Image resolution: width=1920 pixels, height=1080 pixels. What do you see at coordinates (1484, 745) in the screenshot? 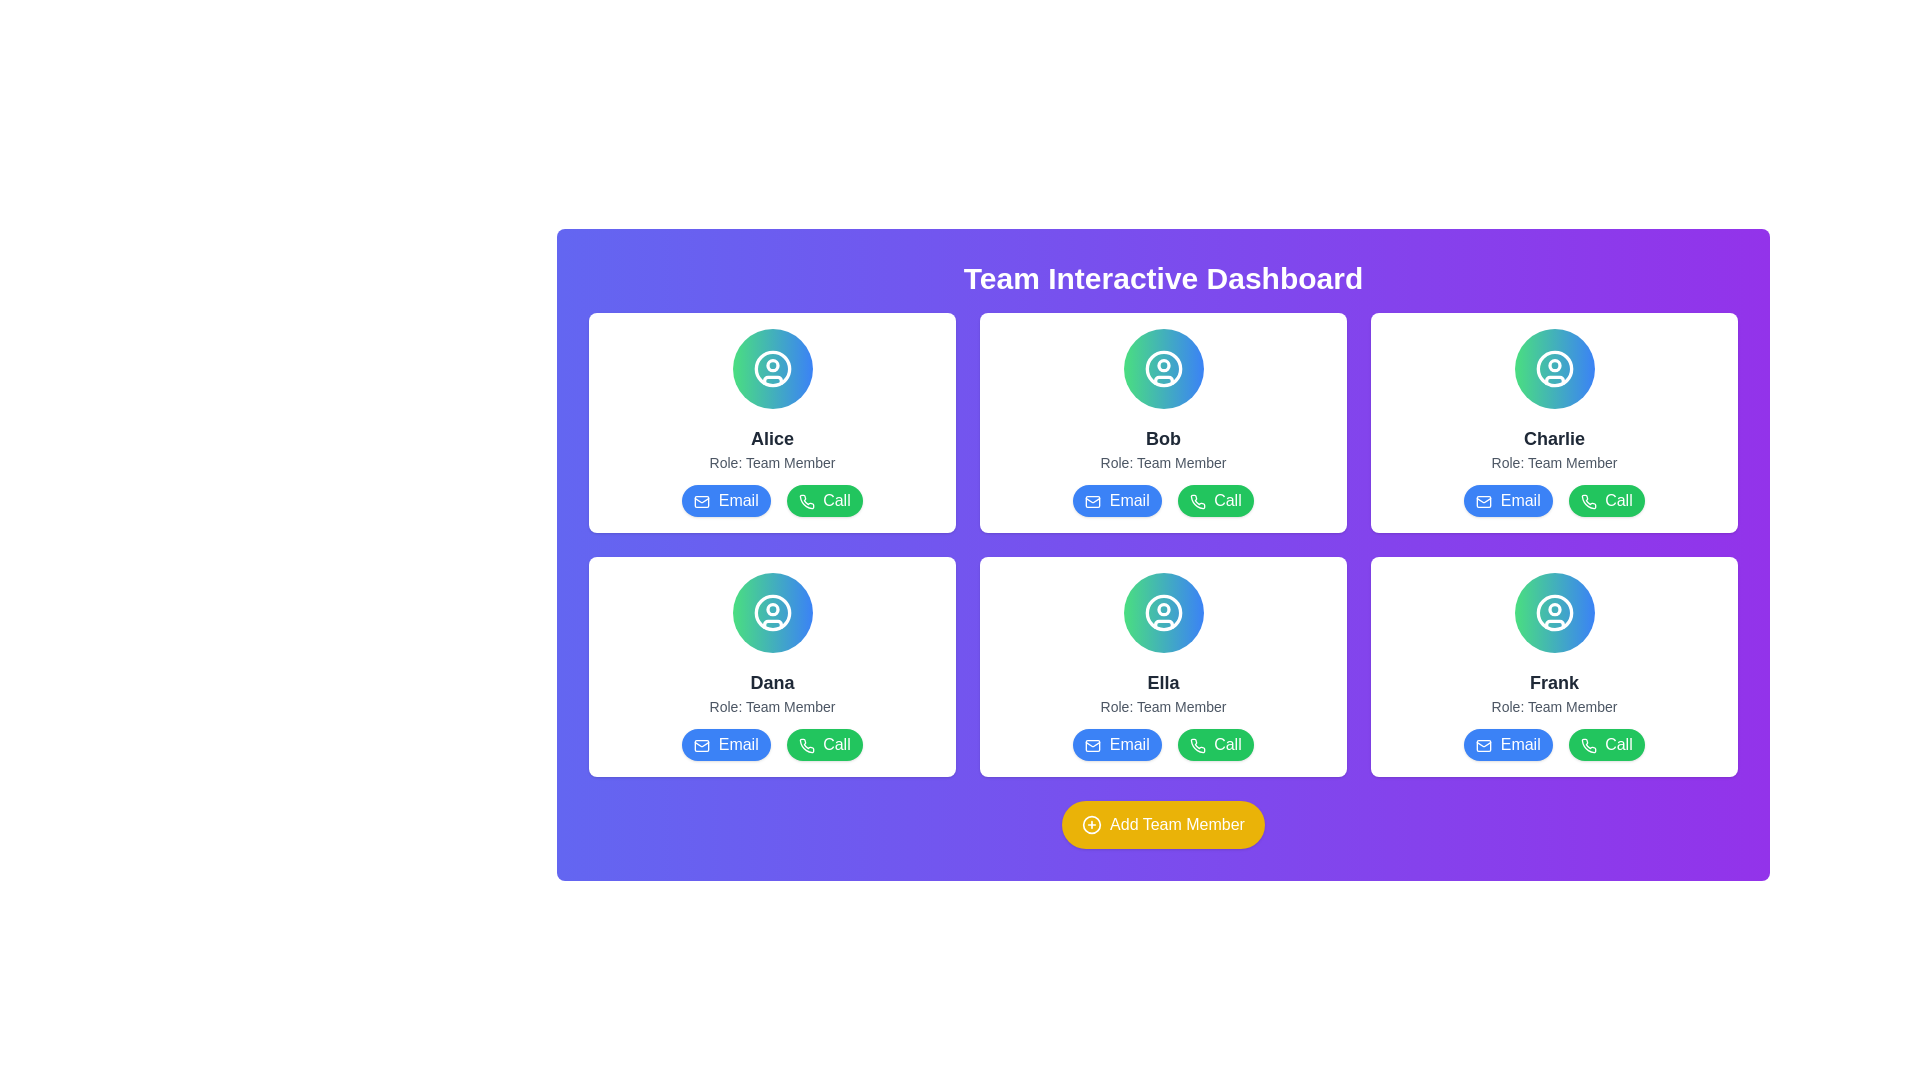
I see `the email icon located within the blue 'Email' button of the 'Frank, Role: Team Member' card` at bounding box center [1484, 745].